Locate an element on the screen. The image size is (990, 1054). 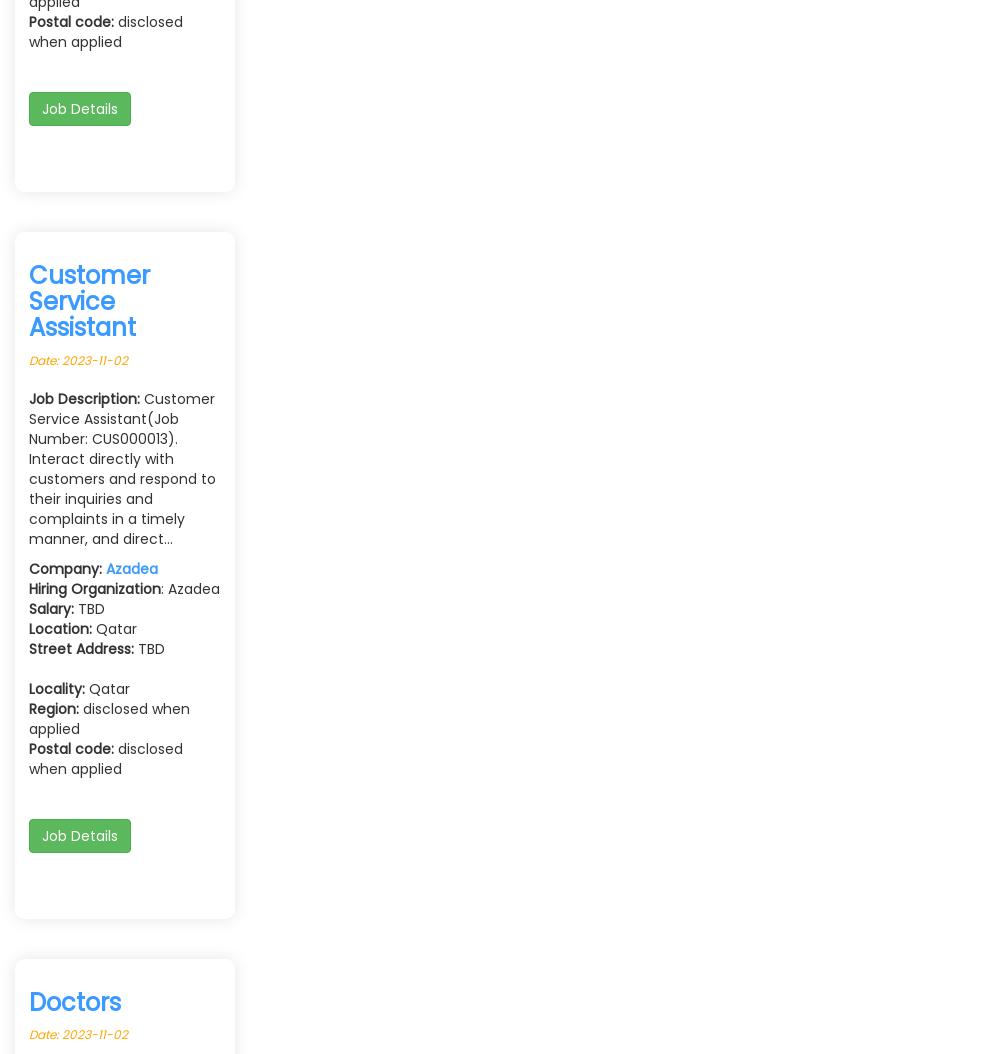
'Region:' is located at coordinates (53, 706).